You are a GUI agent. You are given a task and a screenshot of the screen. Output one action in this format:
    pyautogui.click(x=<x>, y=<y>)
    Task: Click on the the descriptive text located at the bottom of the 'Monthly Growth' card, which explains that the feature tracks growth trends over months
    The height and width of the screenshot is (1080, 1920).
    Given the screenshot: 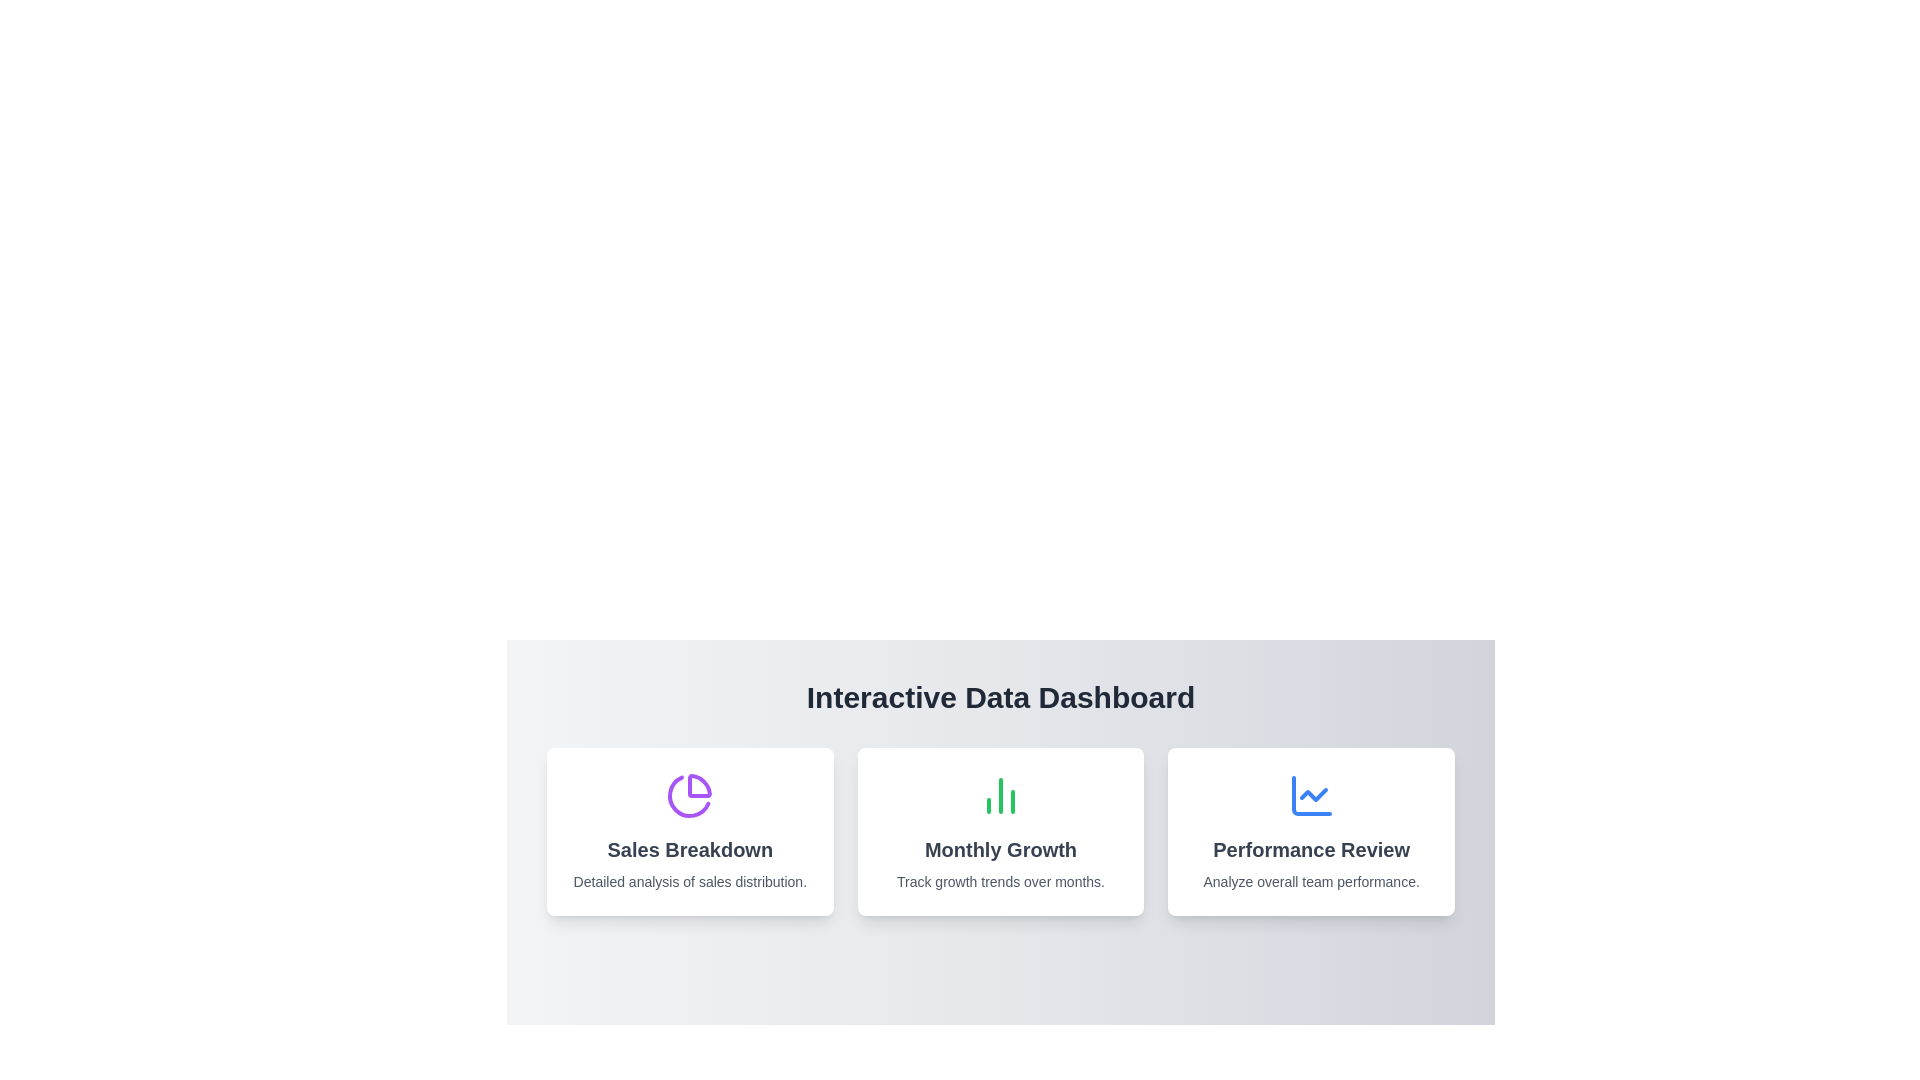 What is the action you would take?
    pyautogui.click(x=1000, y=881)
    